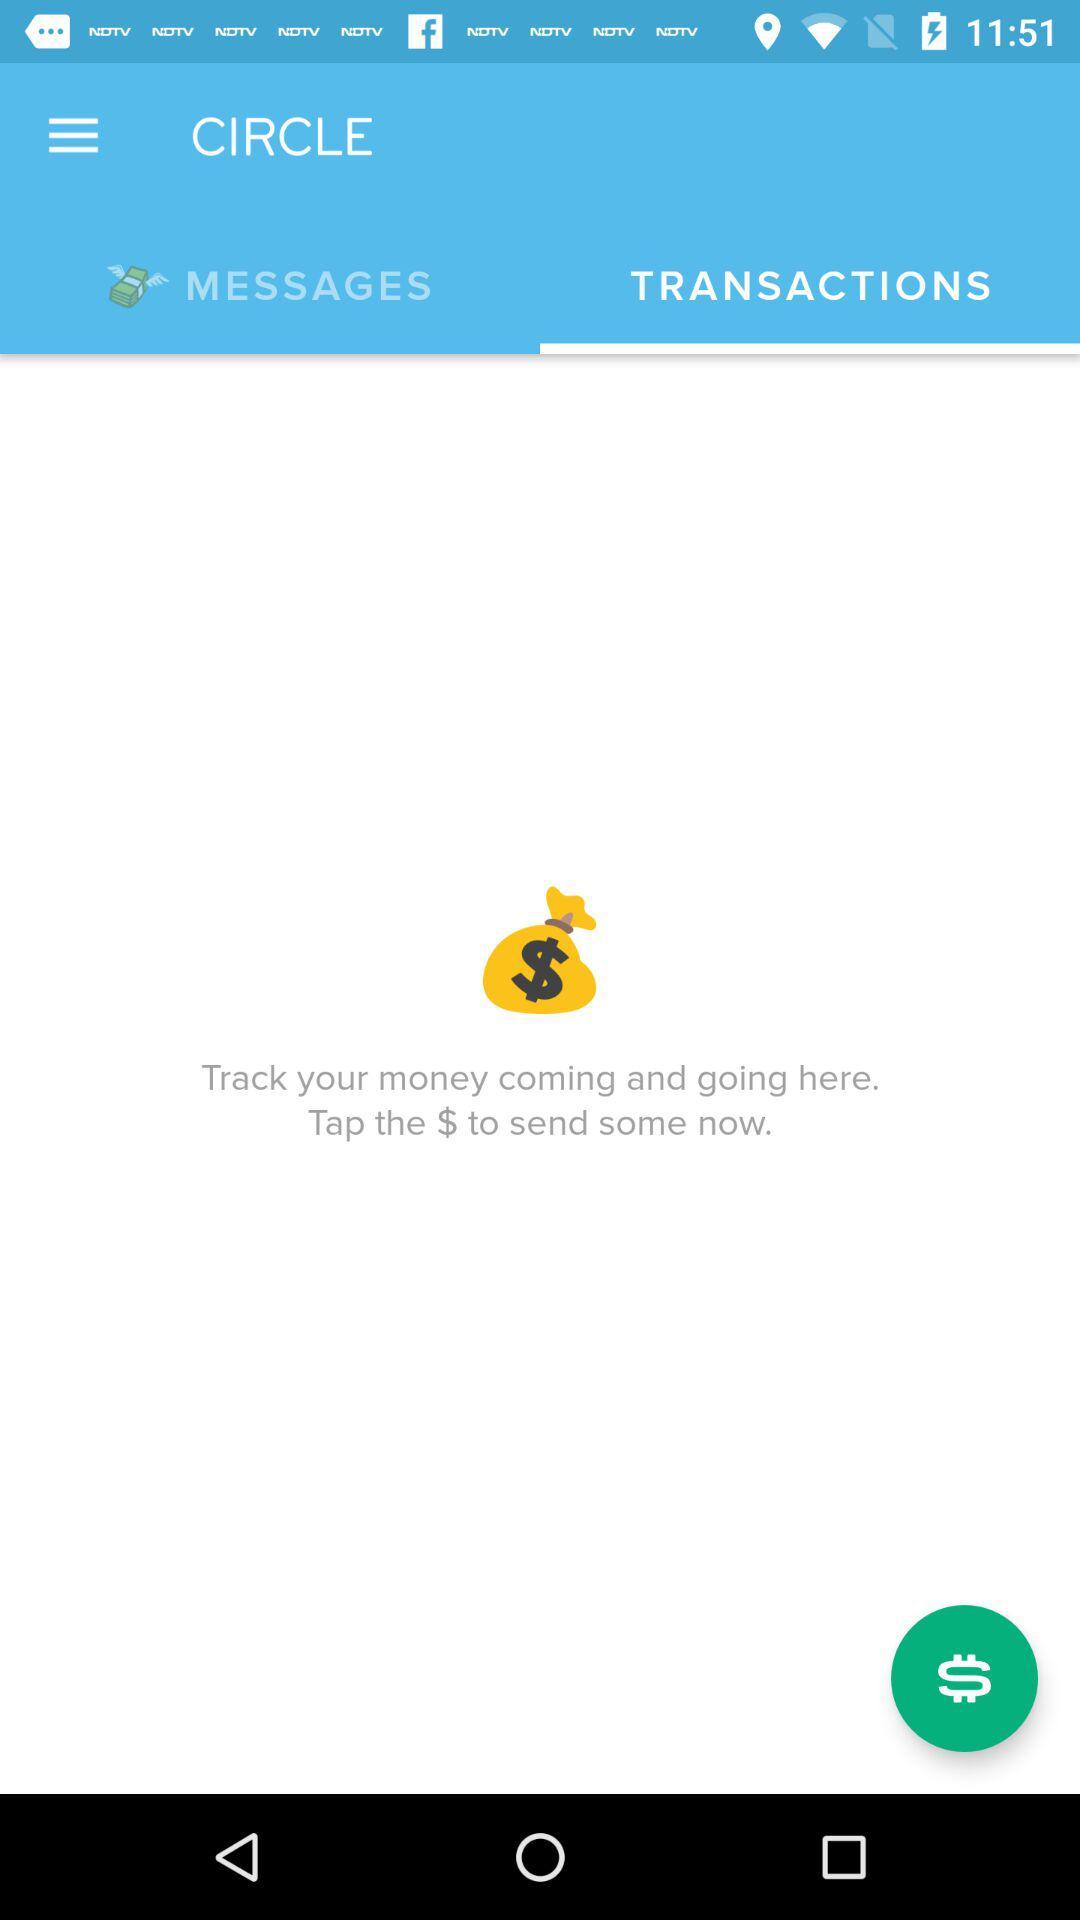 The image size is (1080, 1920). Describe the element at coordinates (270, 281) in the screenshot. I see `the *messages app` at that location.